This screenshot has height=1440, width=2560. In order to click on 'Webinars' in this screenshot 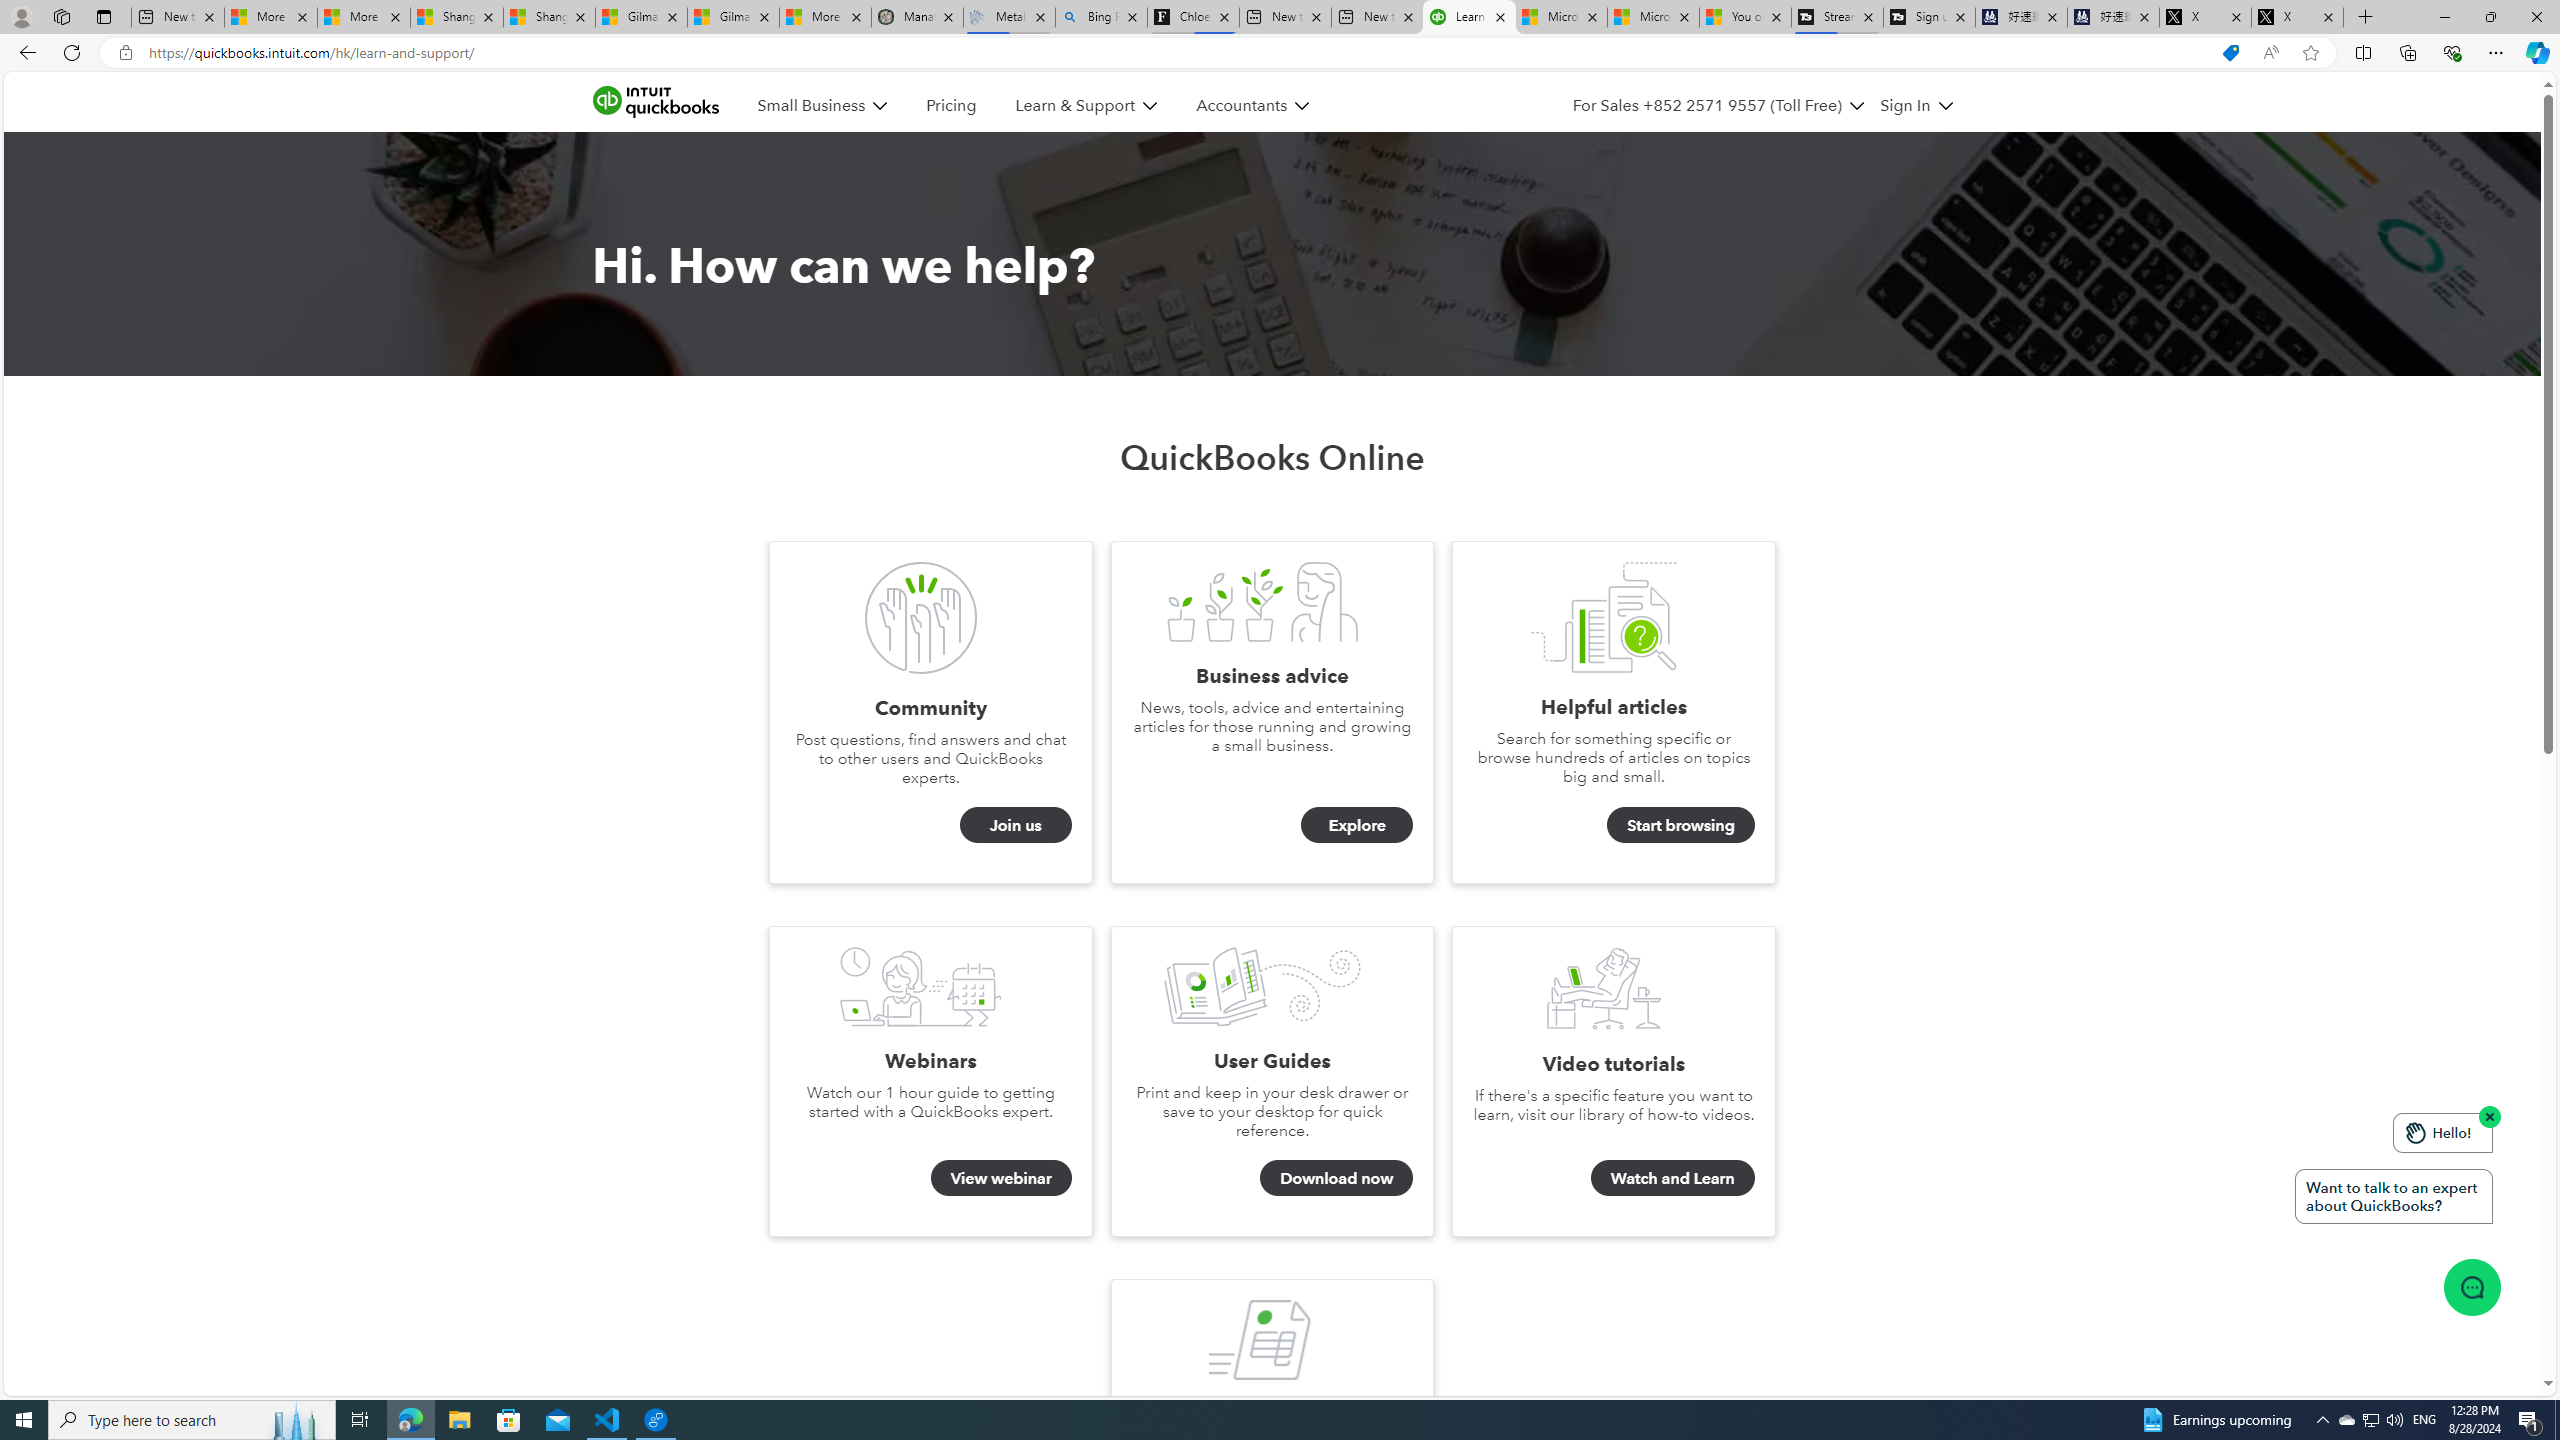, I will do `click(921, 987)`.